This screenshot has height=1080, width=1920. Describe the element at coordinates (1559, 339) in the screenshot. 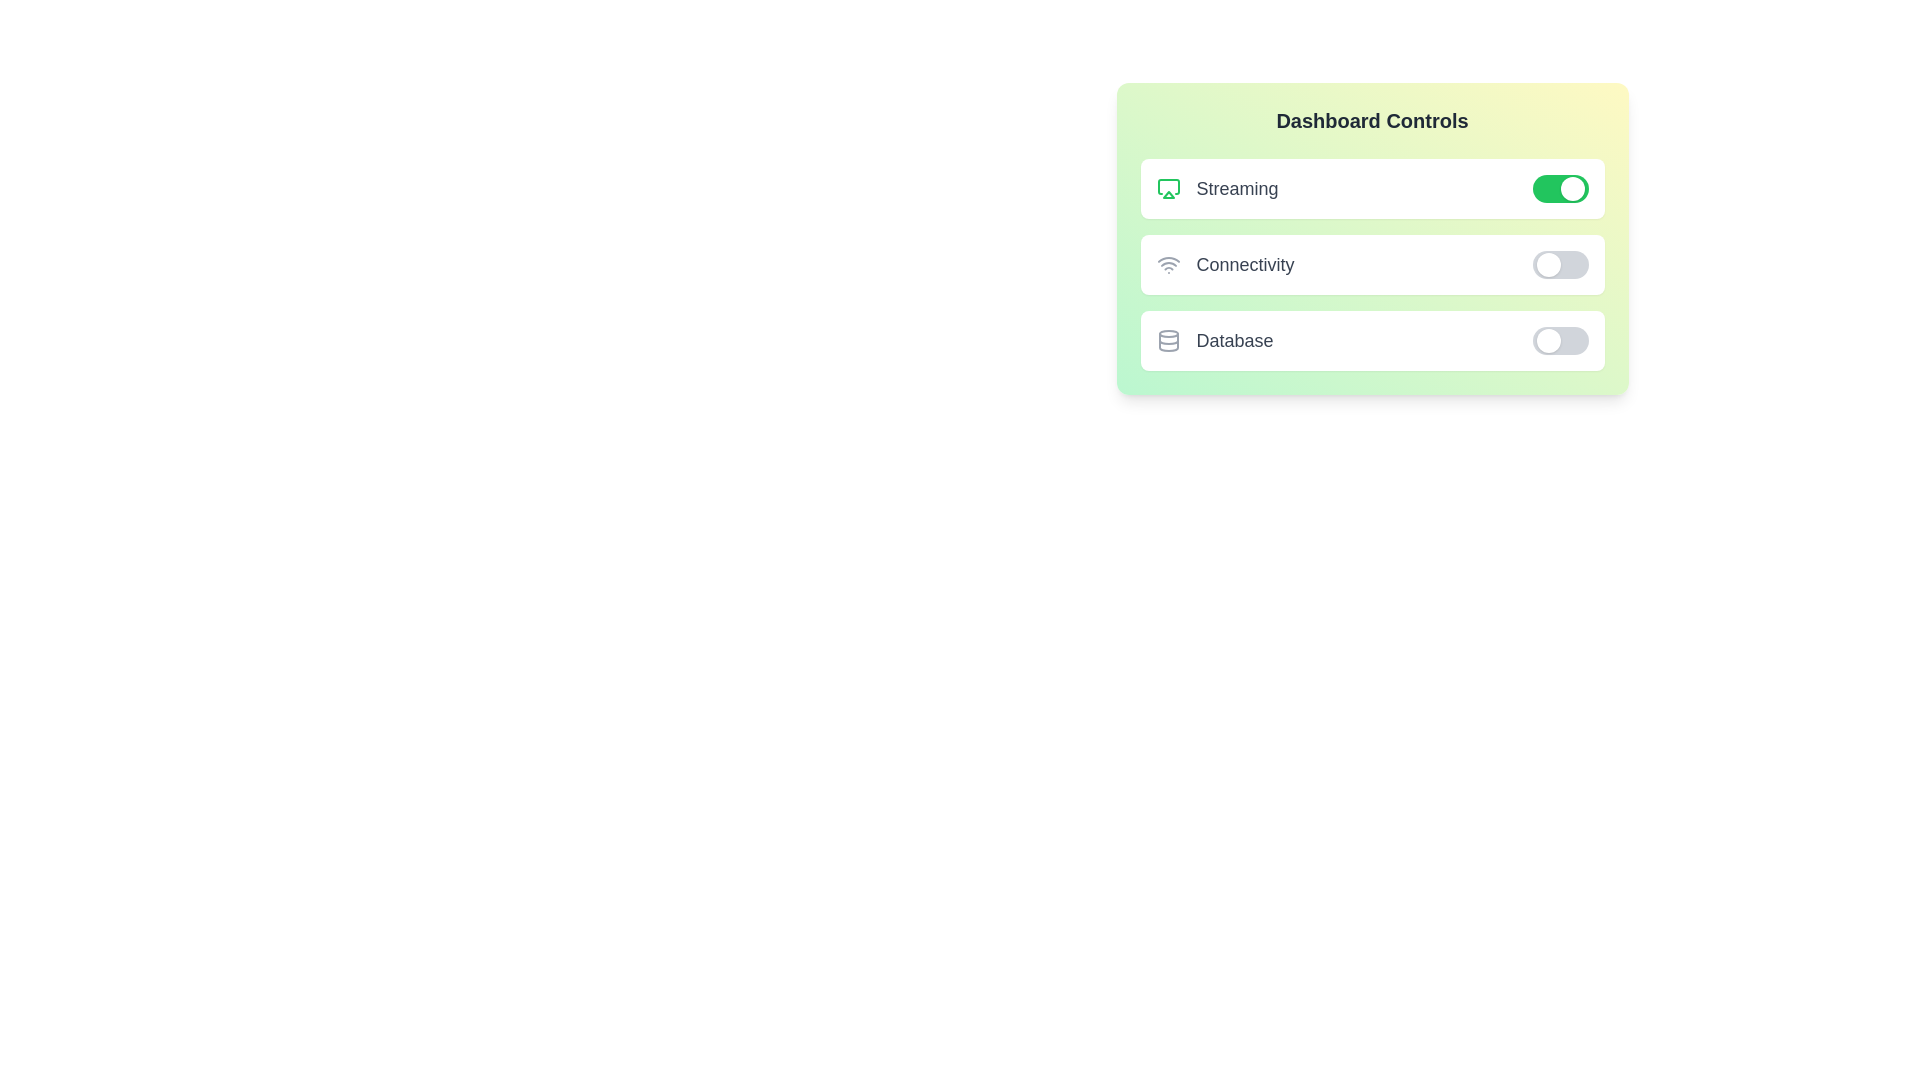

I see `the toggle switch for the 'Database' widget to change its state` at that location.